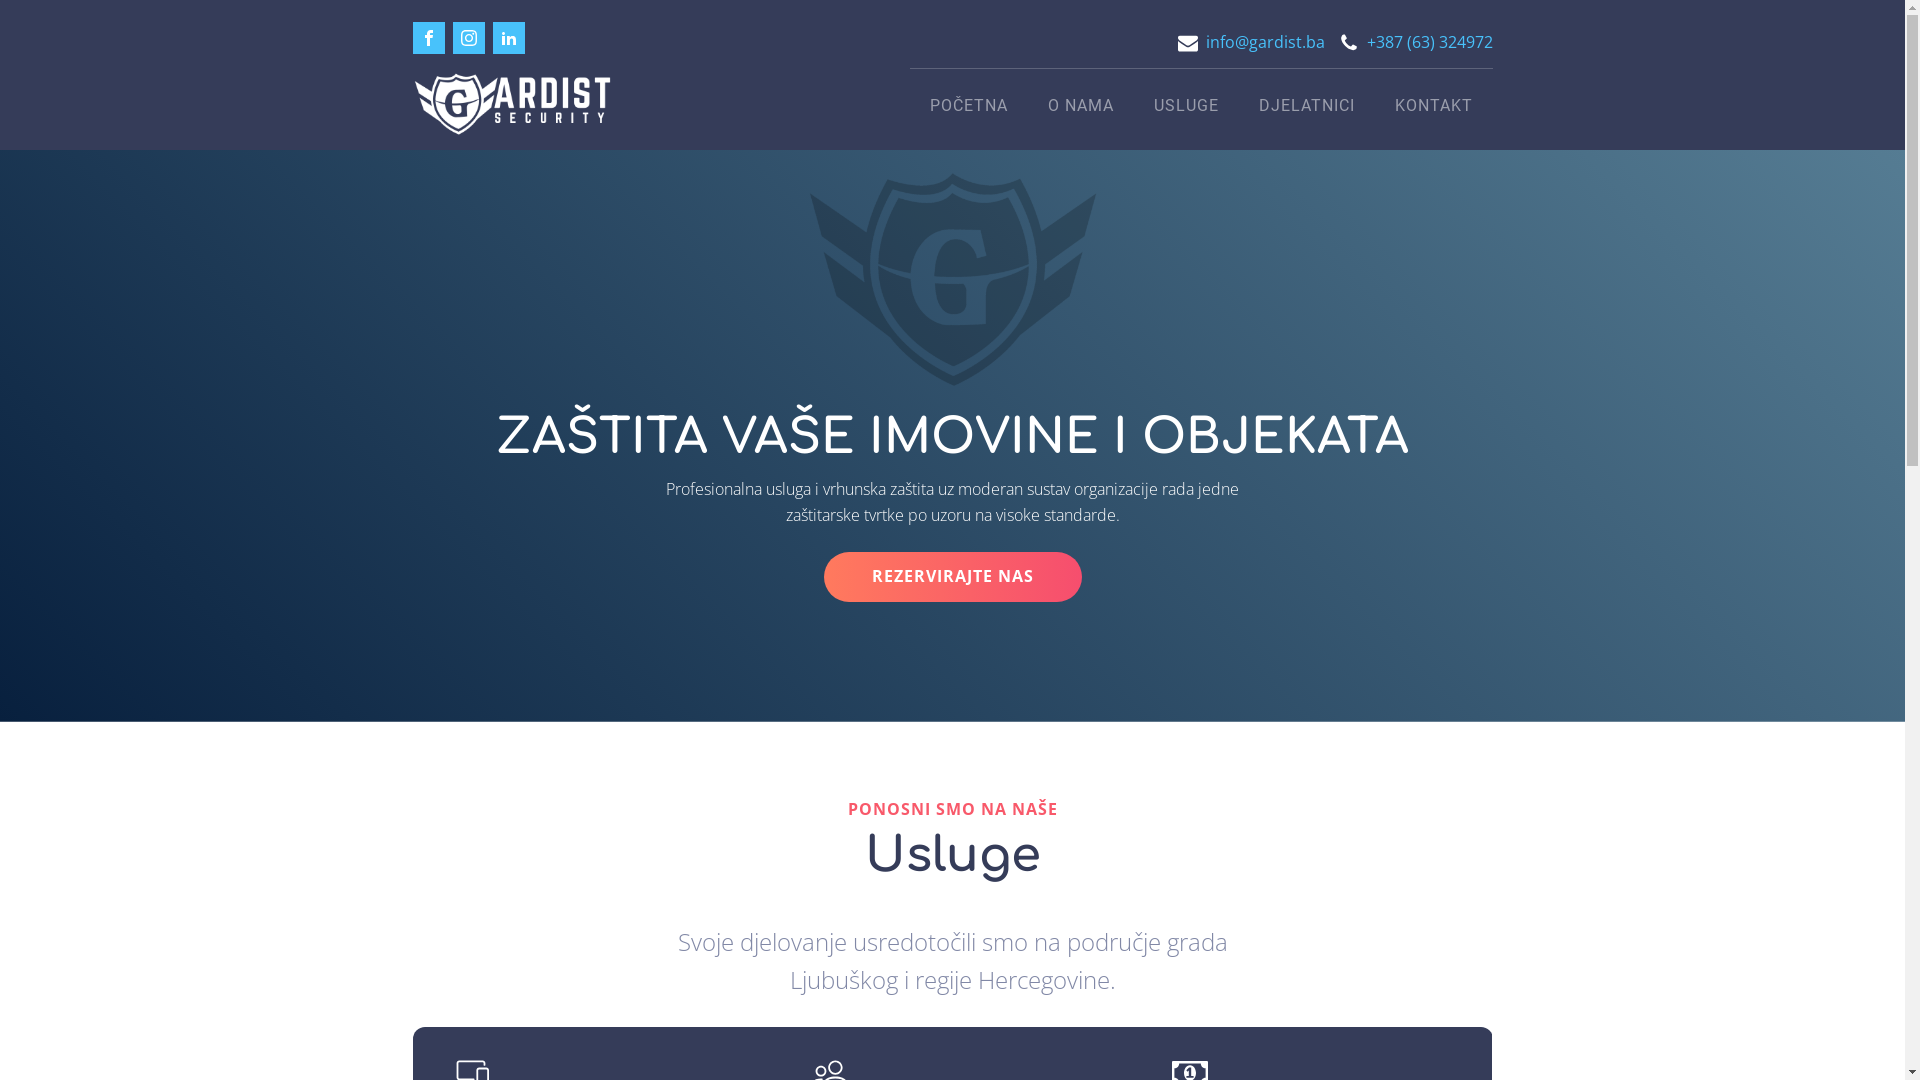  What do you see at coordinates (1186, 105) in the screenshot?
I see `'USLUGE'` at bounding box center [1186, 105].